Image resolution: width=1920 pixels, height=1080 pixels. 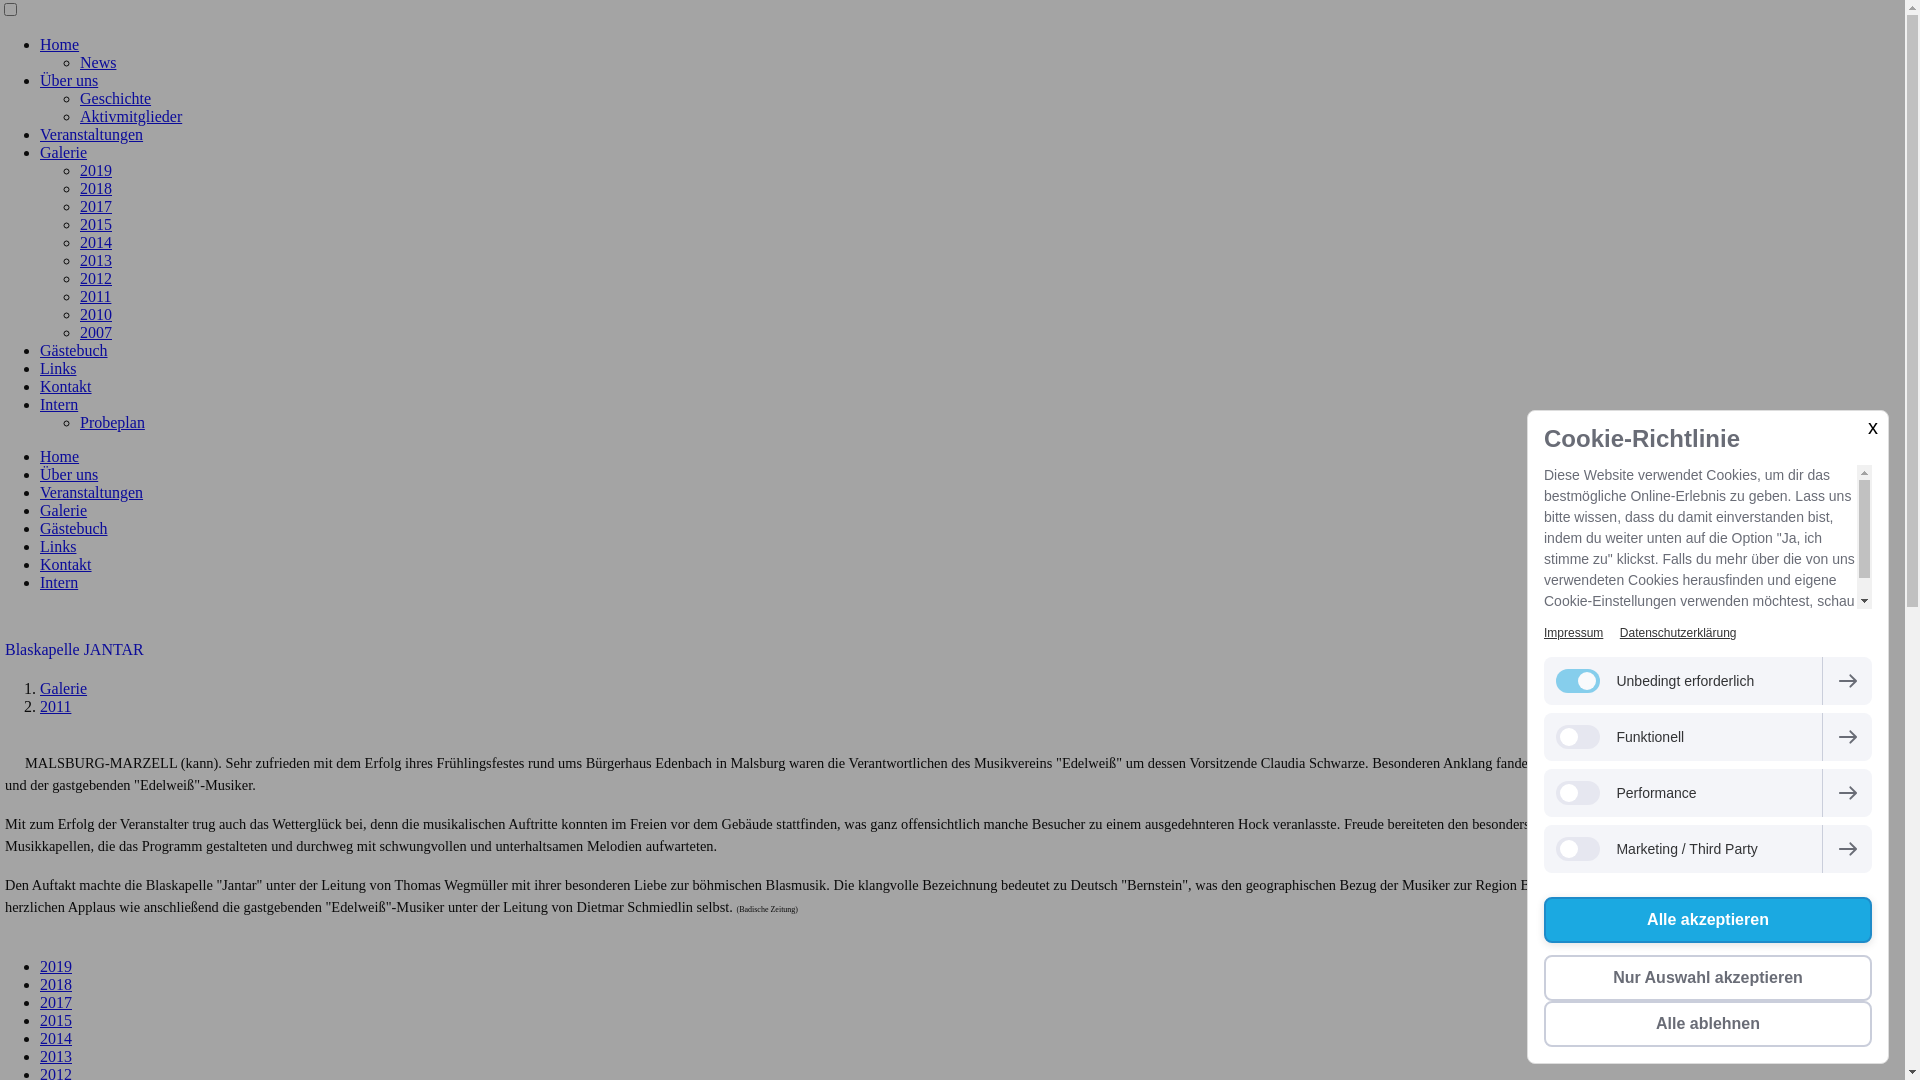 What do you see at coordinates (95, 206) in the screenshot?
I see `'2017'` at bounding box center [95, 206].